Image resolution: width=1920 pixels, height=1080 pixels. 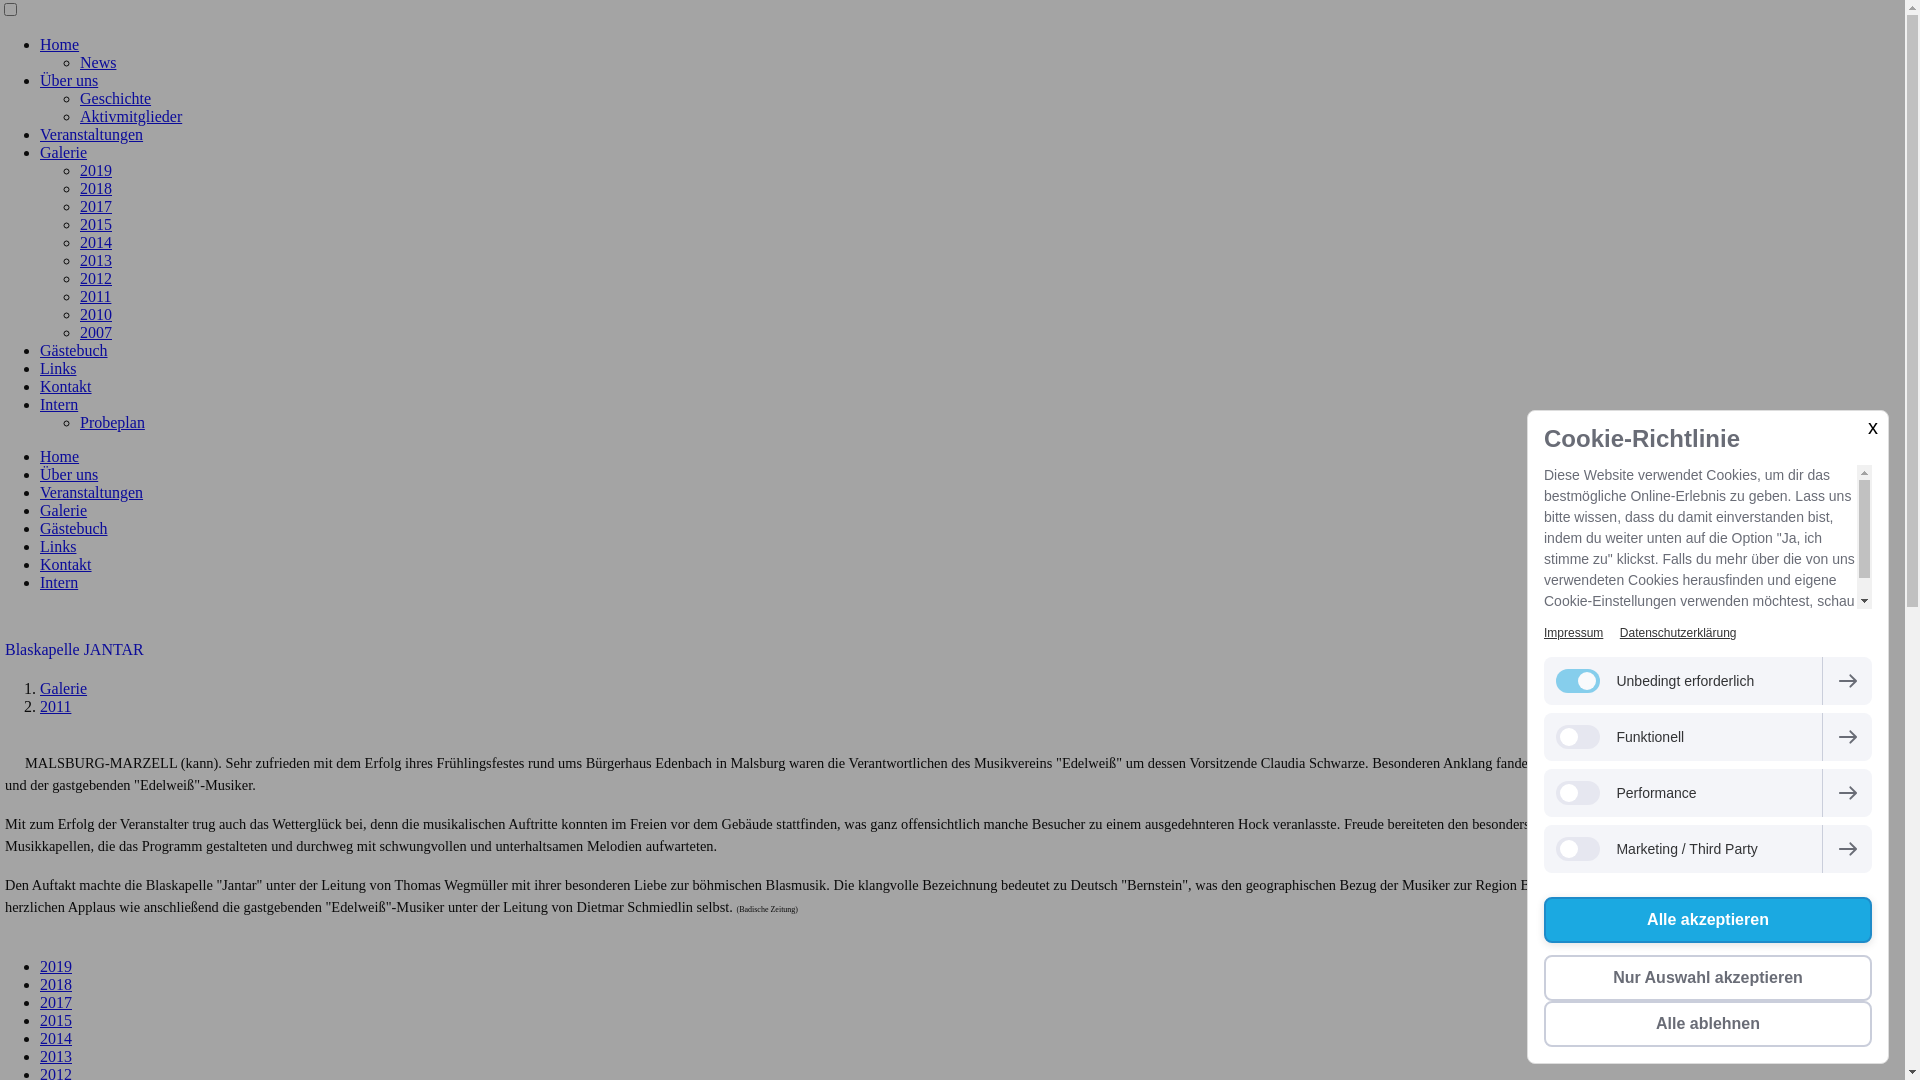 What do you see at coordinates (95, 206) in the screenshot?
I see `'2017'` at bounding box center [95, 206].